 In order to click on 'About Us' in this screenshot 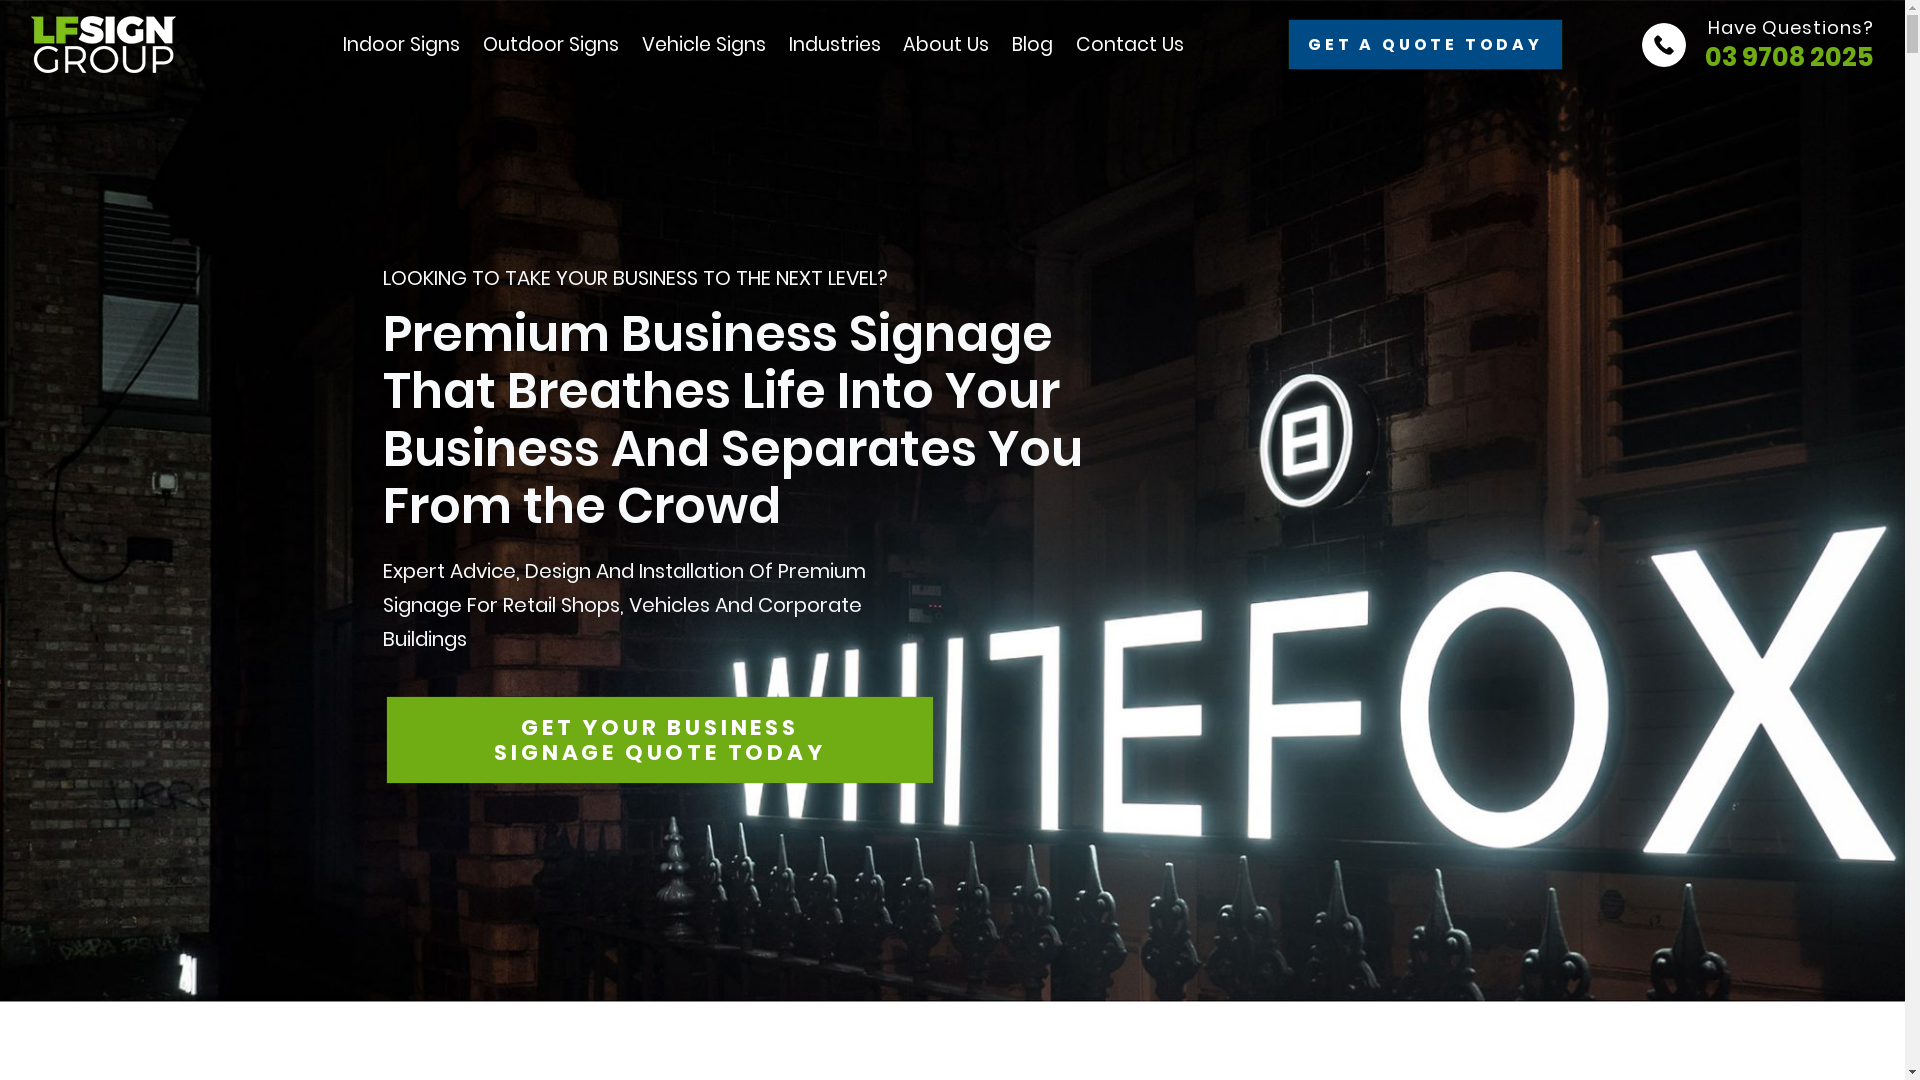, I will do `click(901, 44)`.